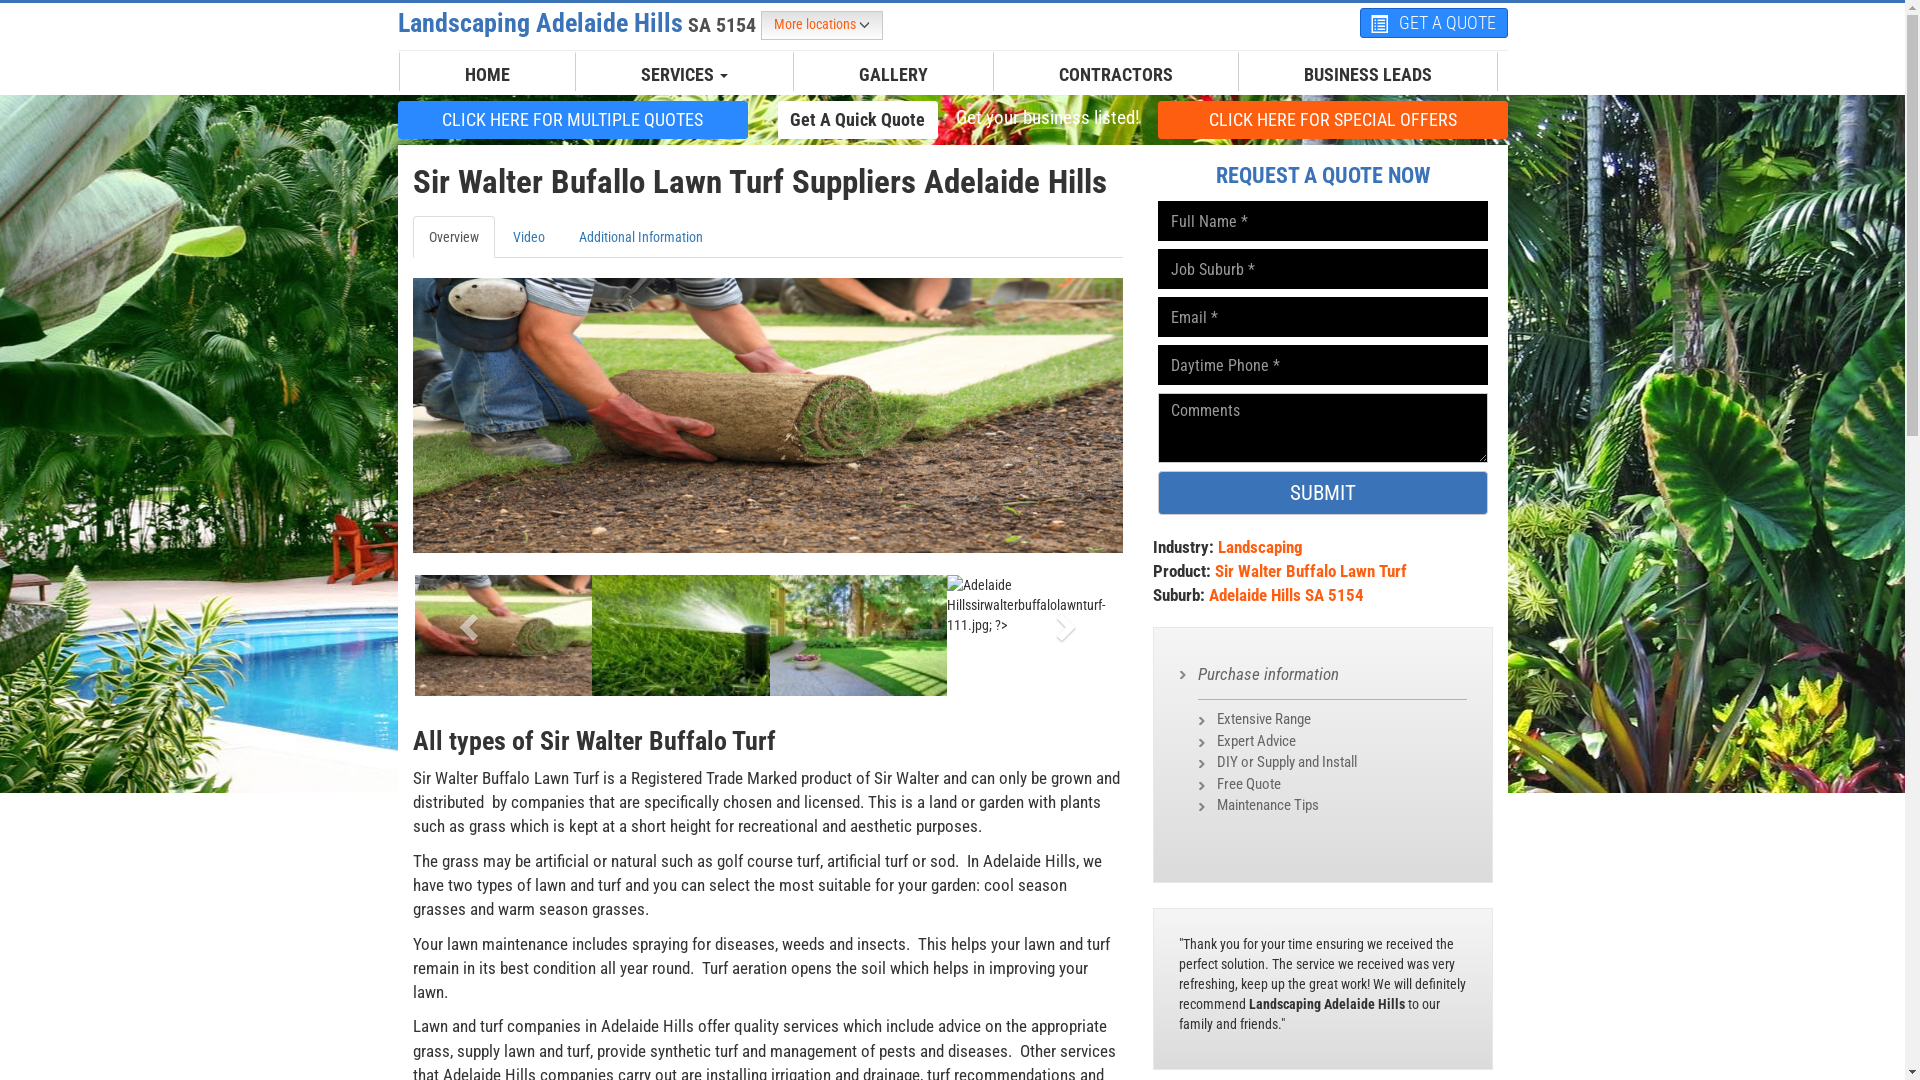 The image size is (1920, 1080). Describe the element at coordinates (820, 25) in the screenshot. I see `'More locations'` at that location.